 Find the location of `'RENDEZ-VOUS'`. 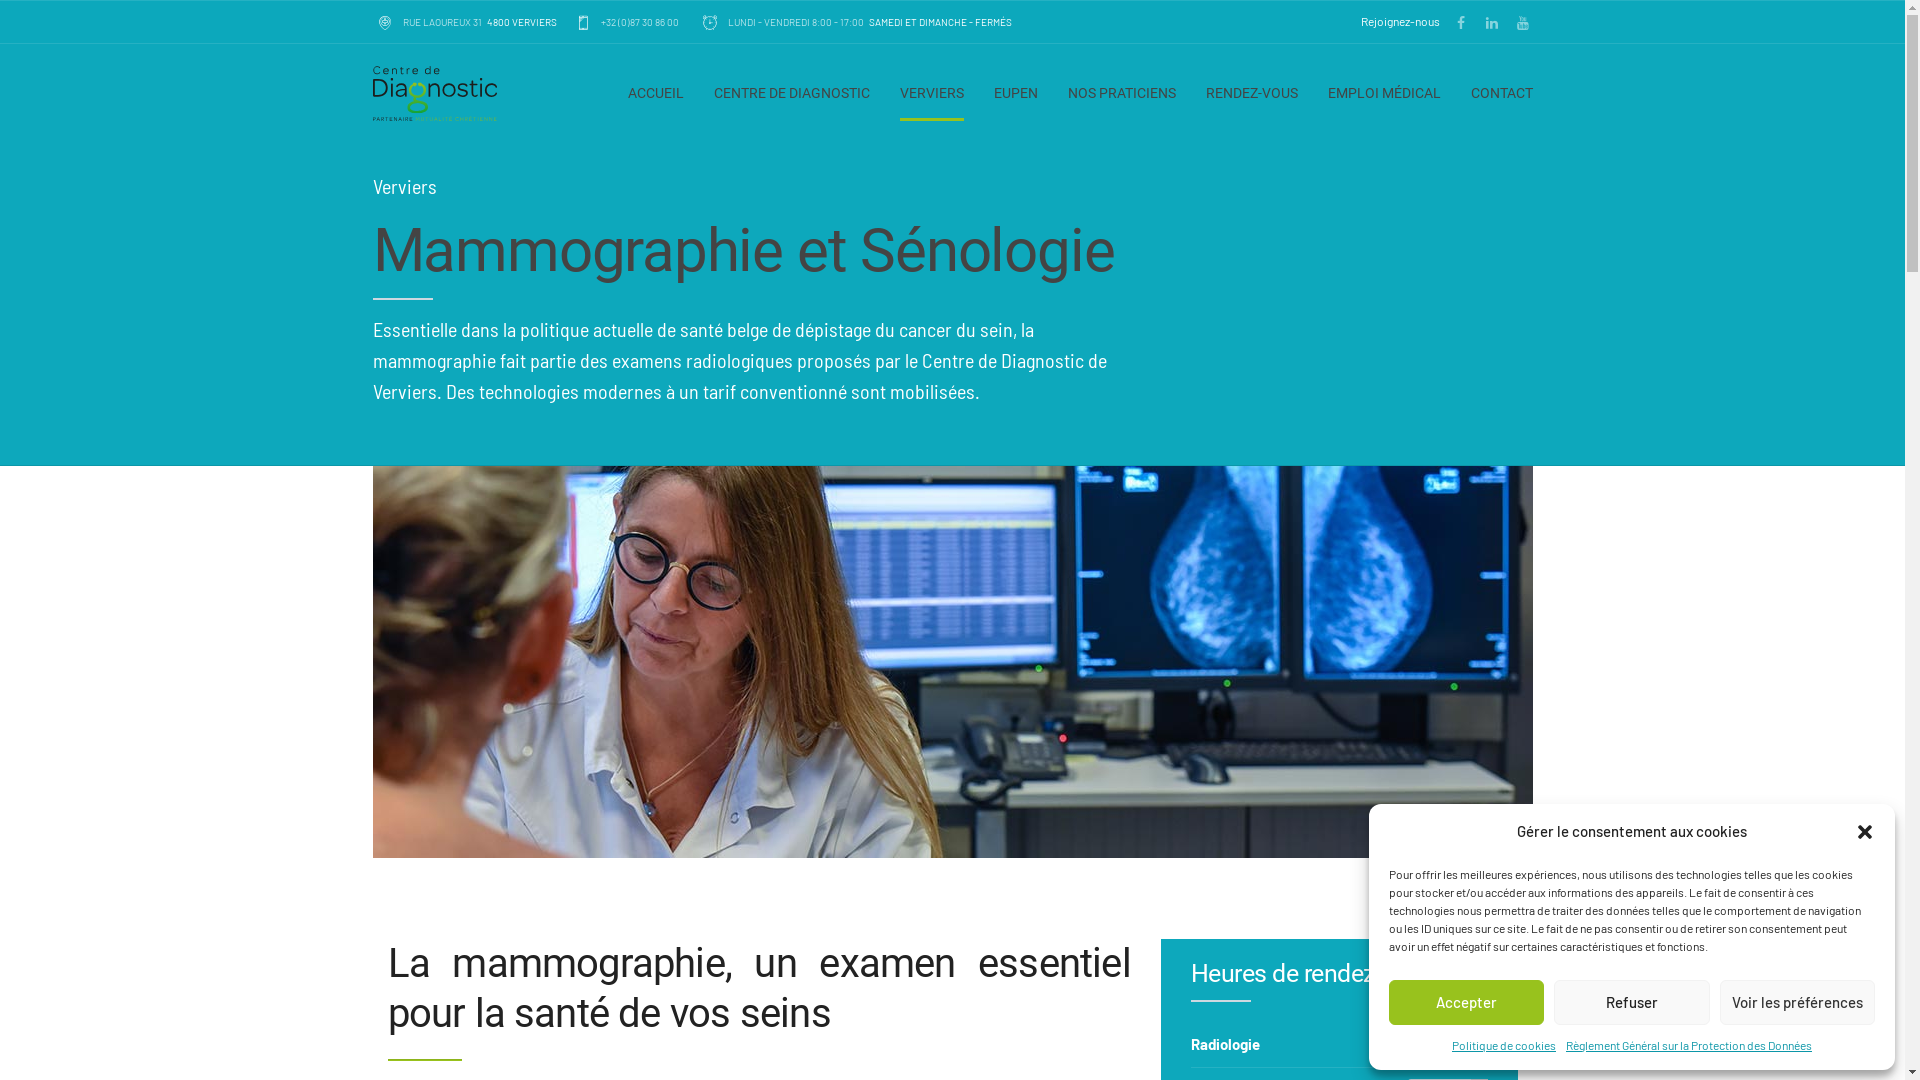

'RENDEZ-VOUS' is located at coordinates (1251, 93).